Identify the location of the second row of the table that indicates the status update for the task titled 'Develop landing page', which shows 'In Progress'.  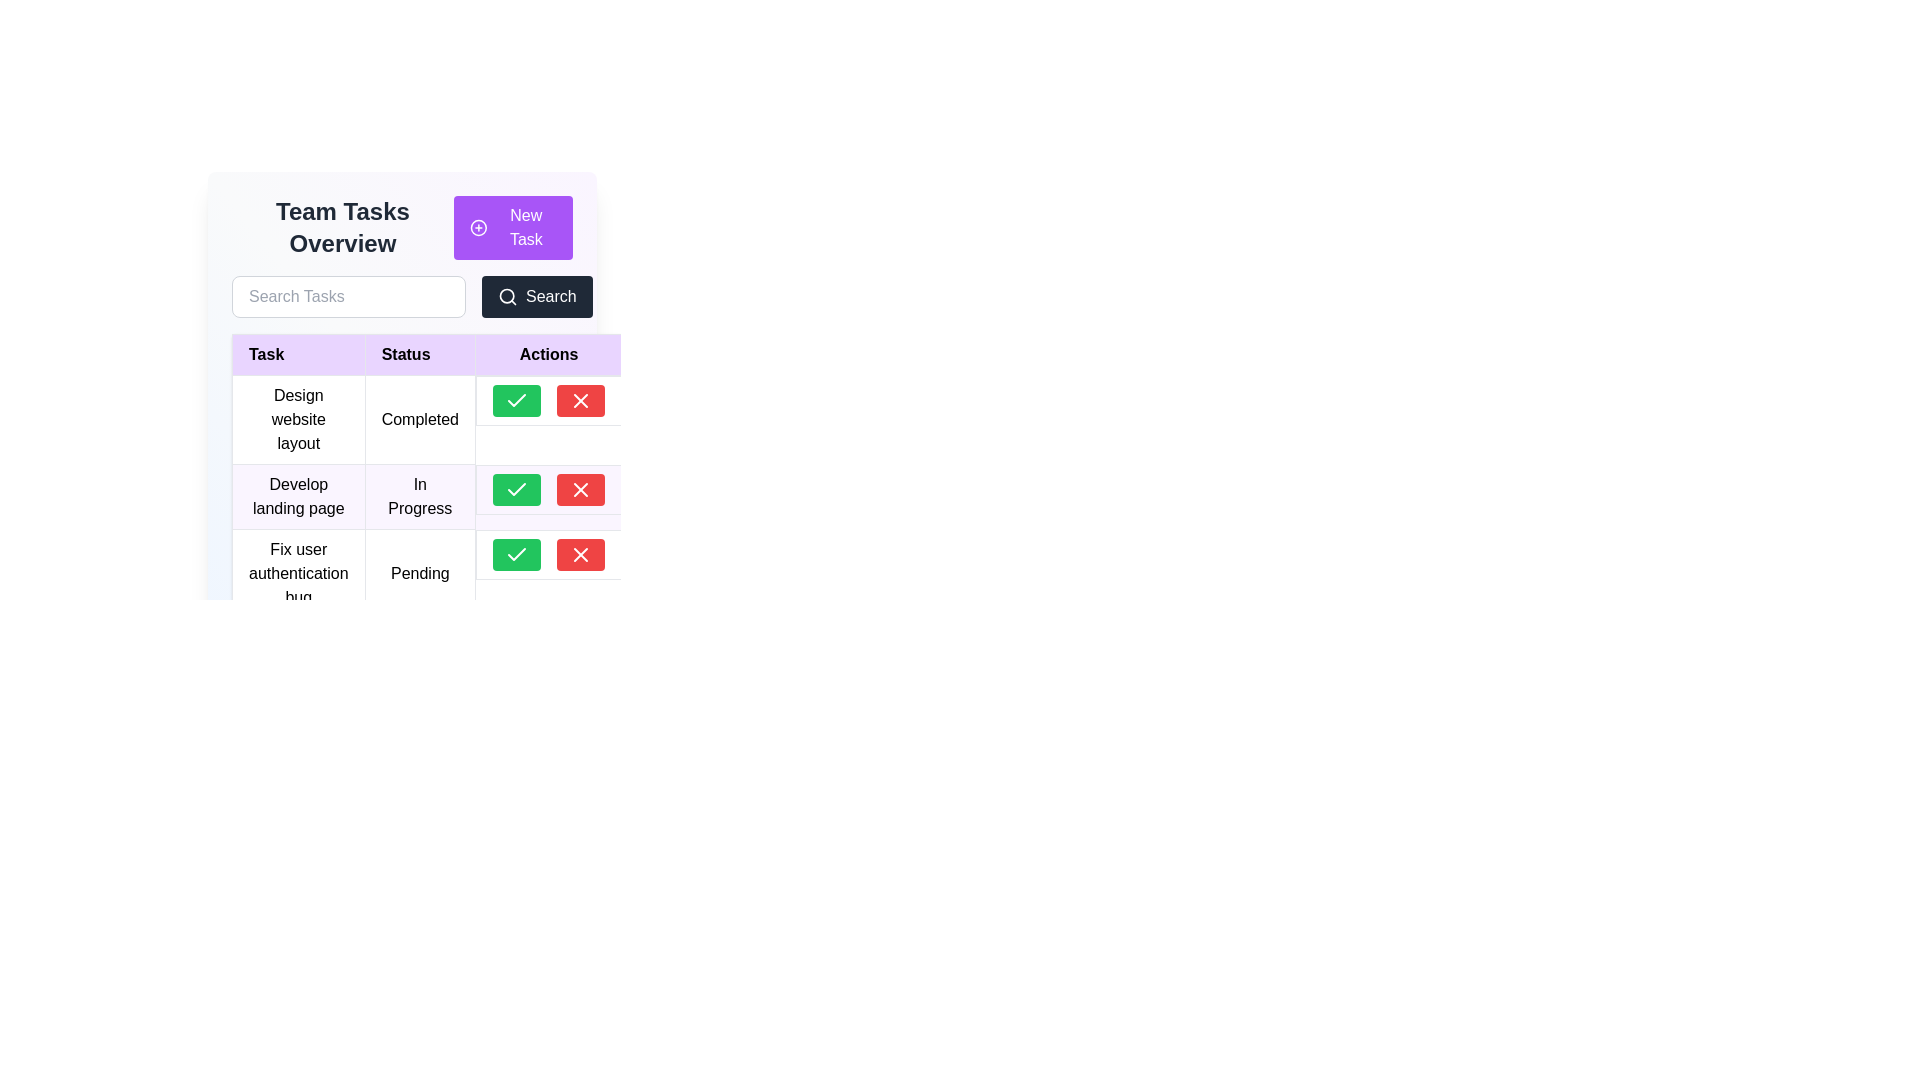
(426, 496).